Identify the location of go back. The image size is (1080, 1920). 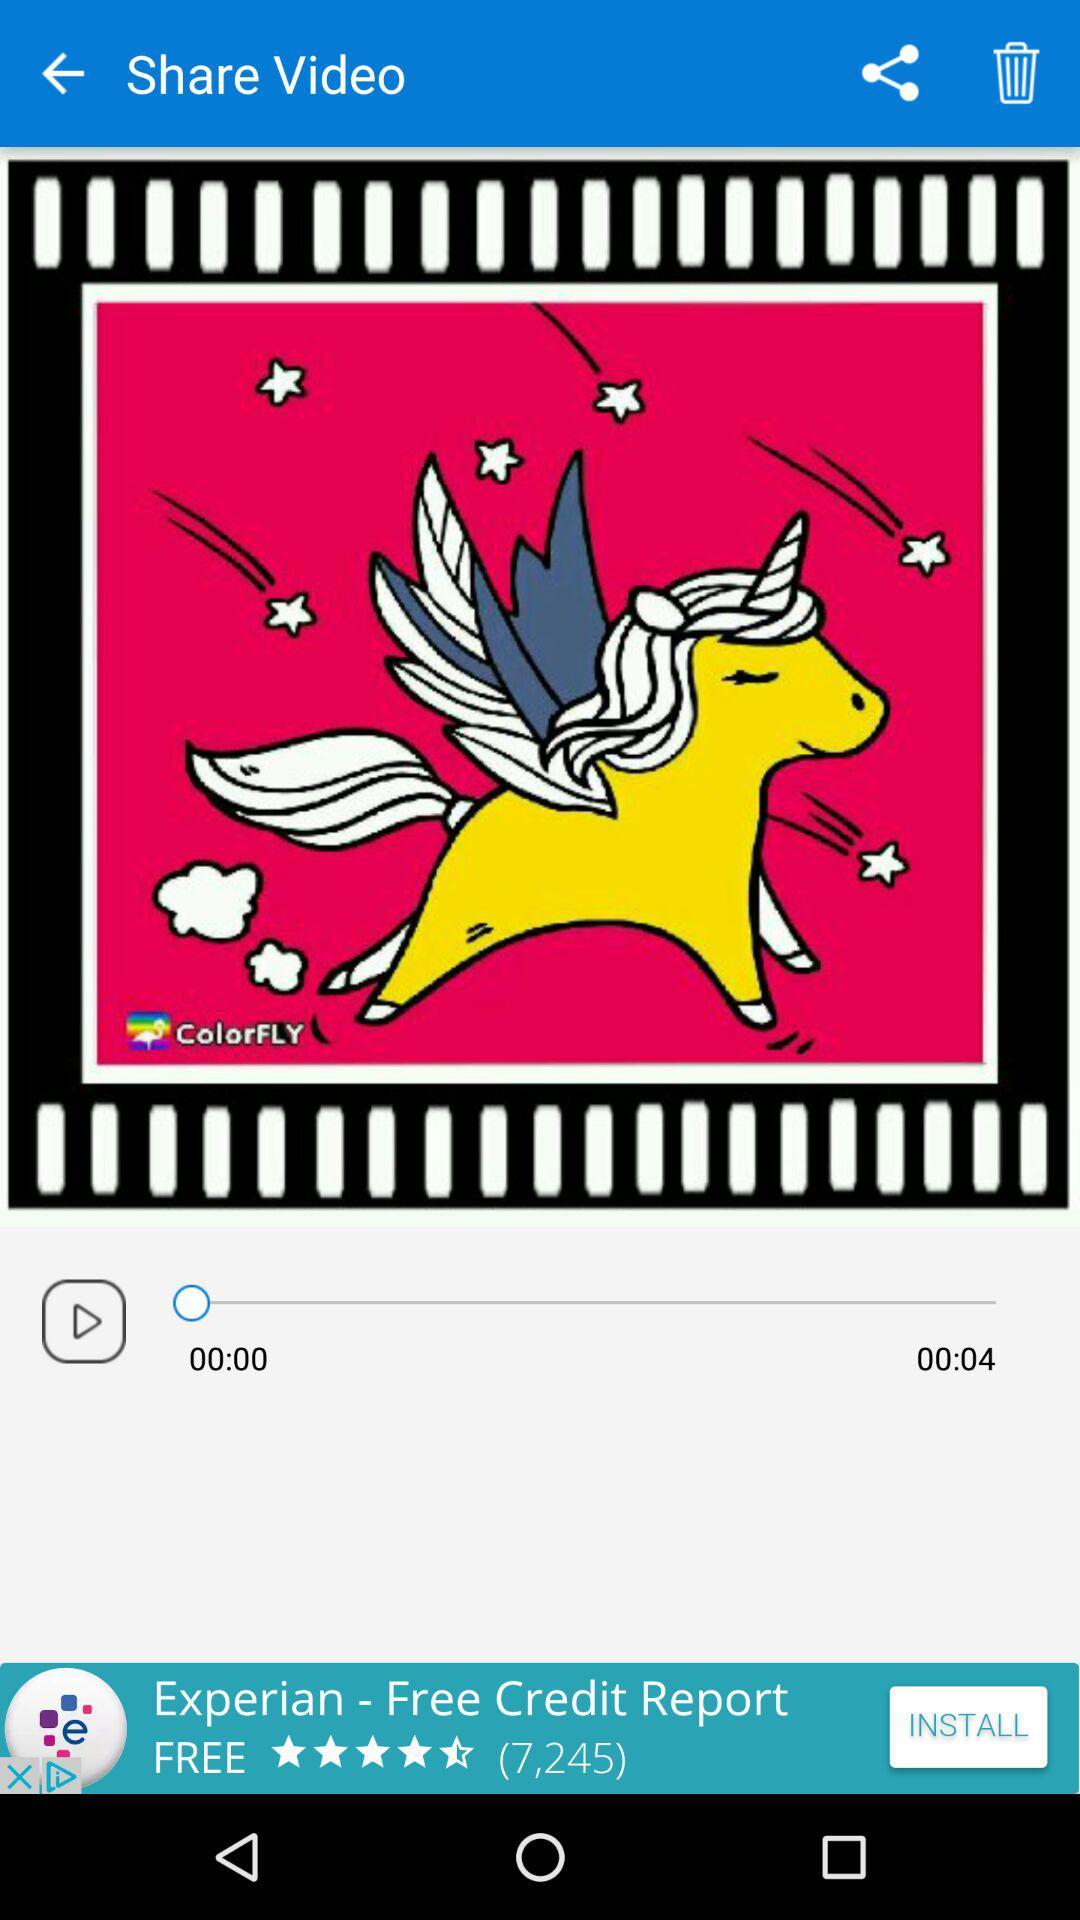
(61, 73).